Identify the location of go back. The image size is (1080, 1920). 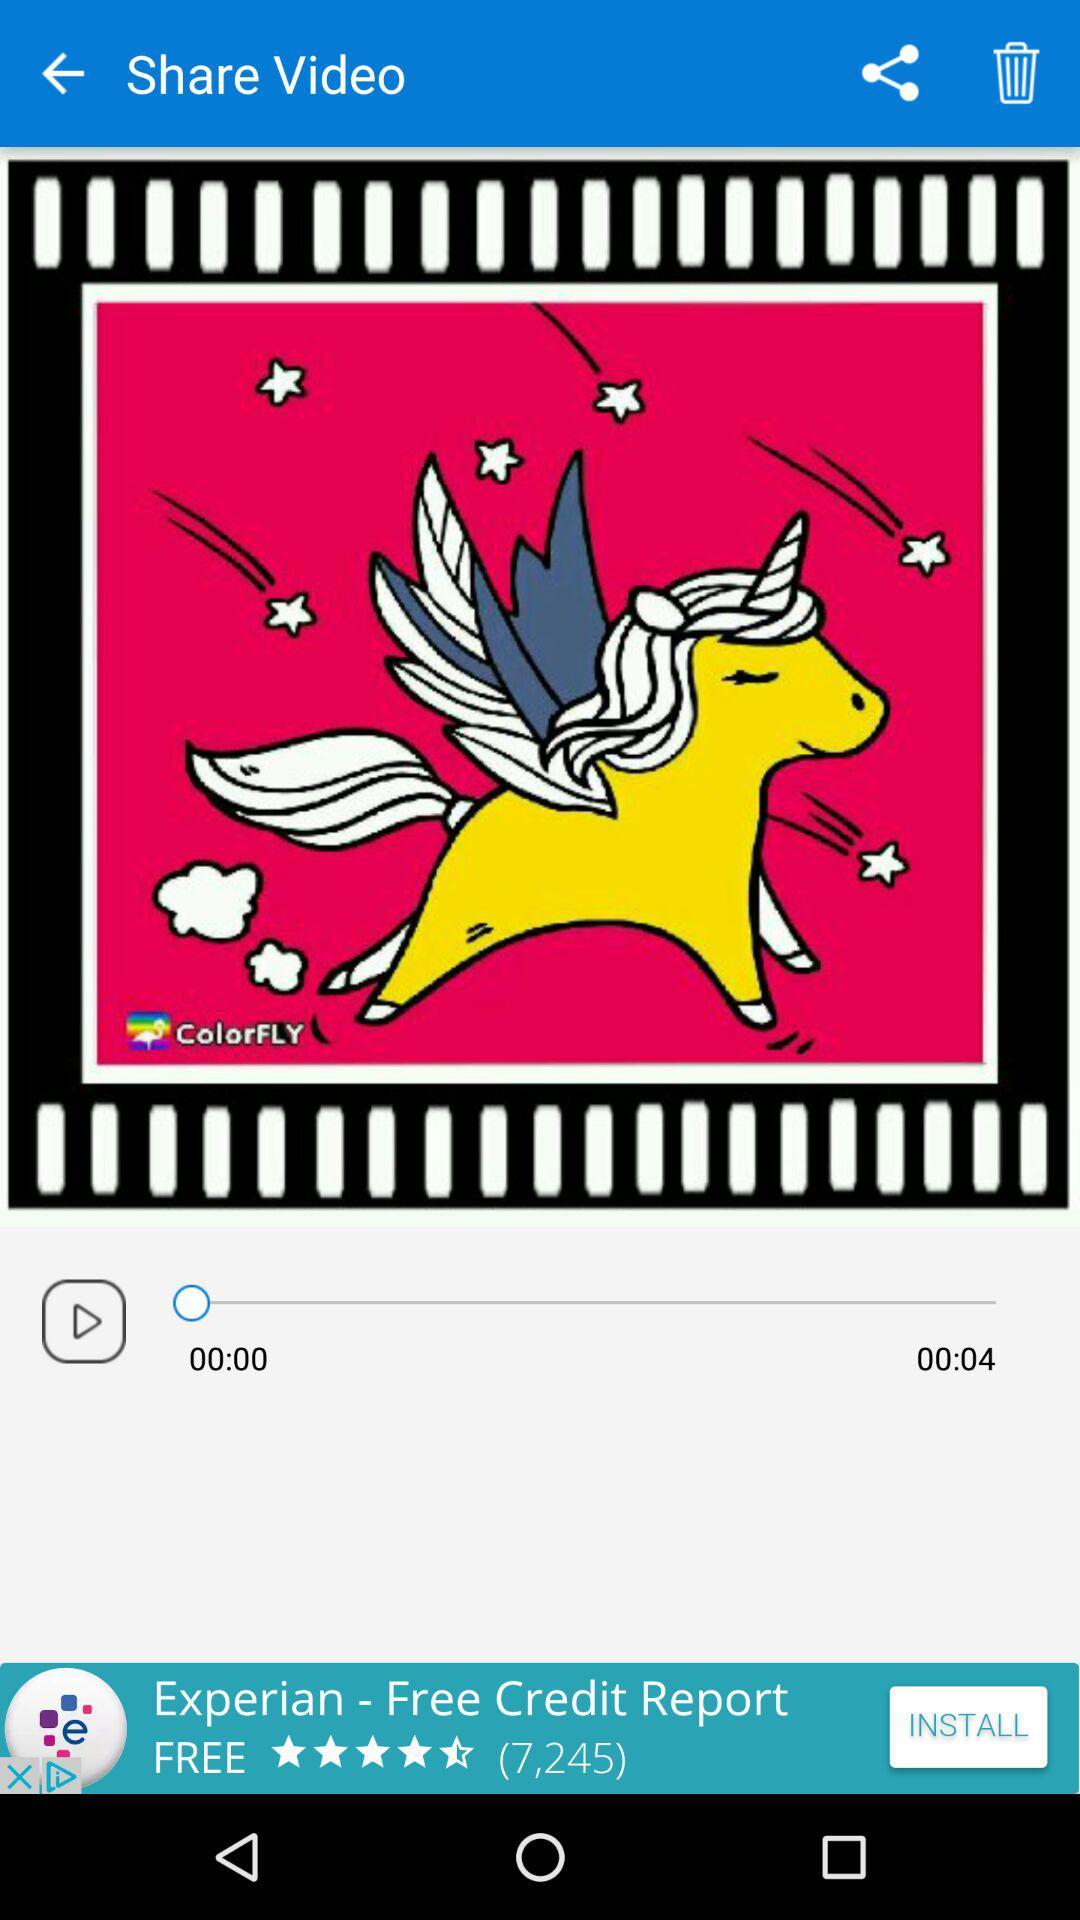
(61, 73).